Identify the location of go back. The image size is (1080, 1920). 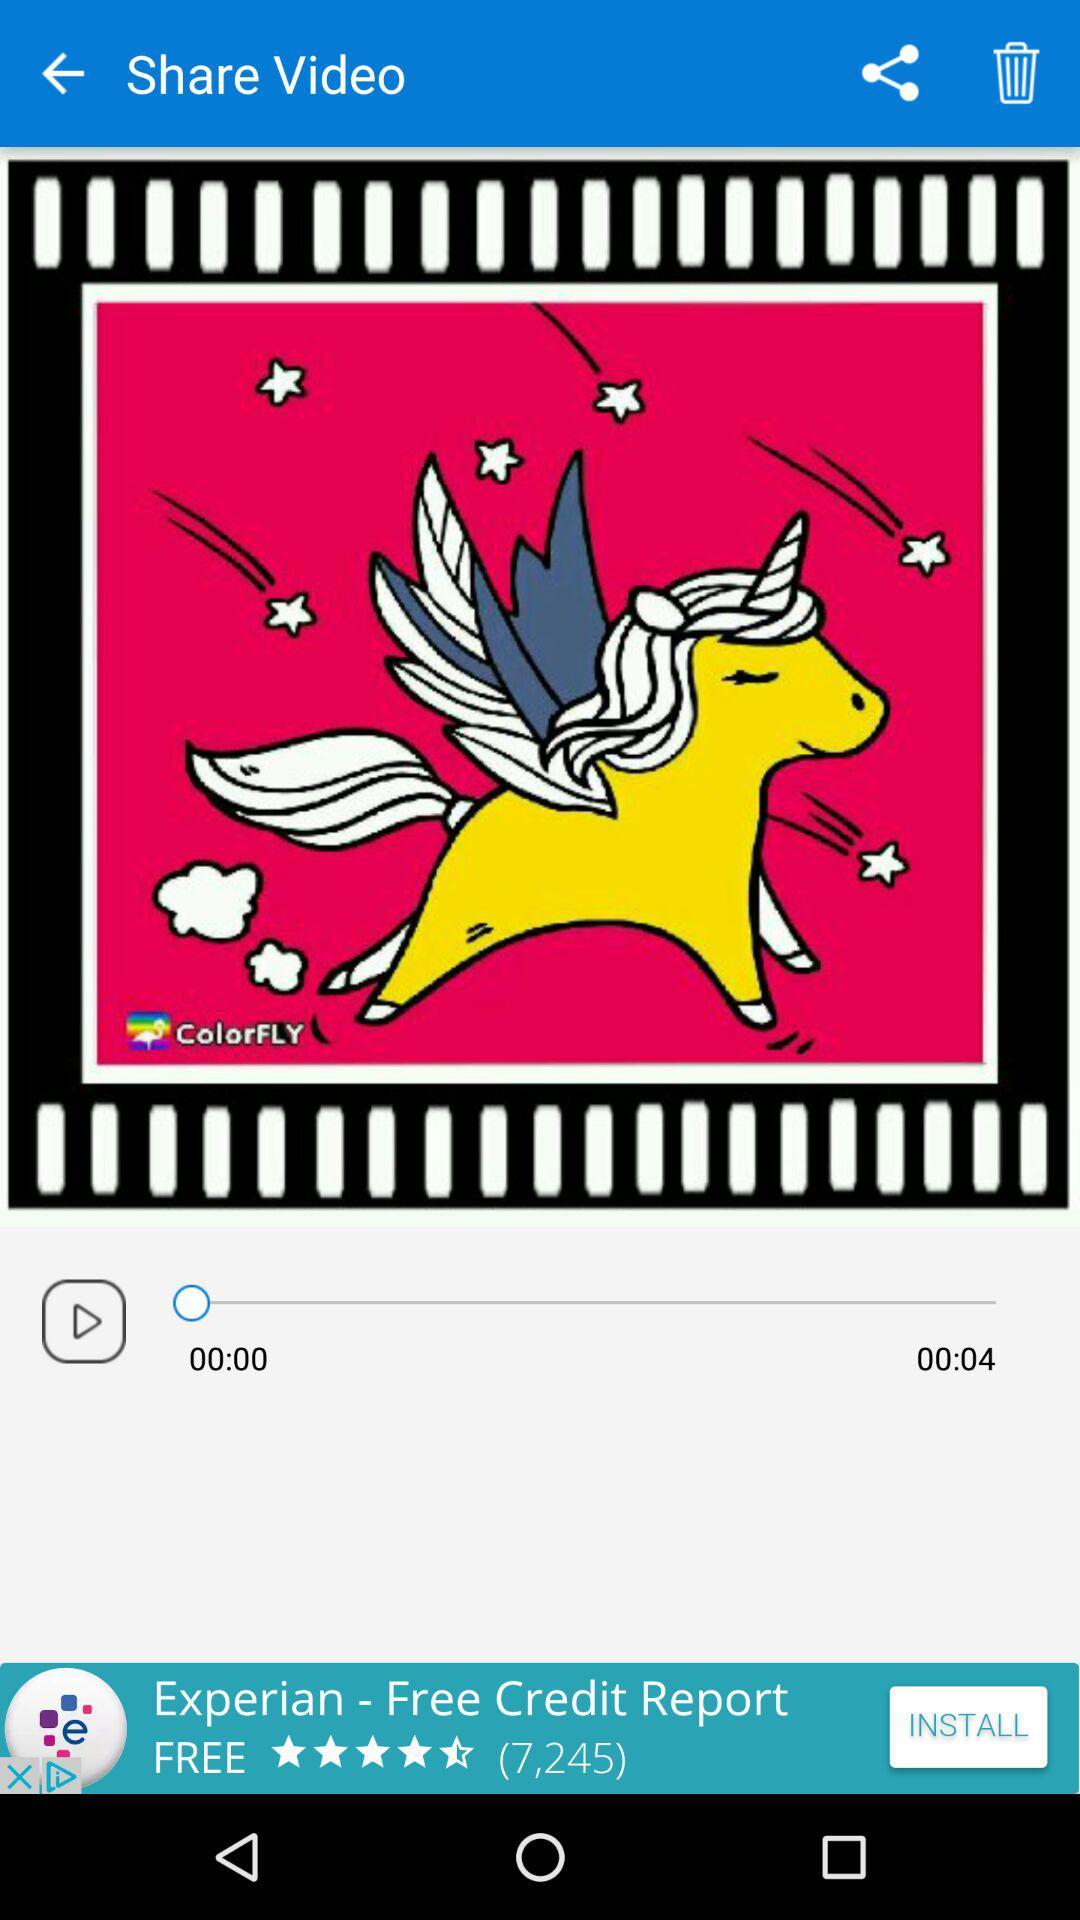
(61, 73).